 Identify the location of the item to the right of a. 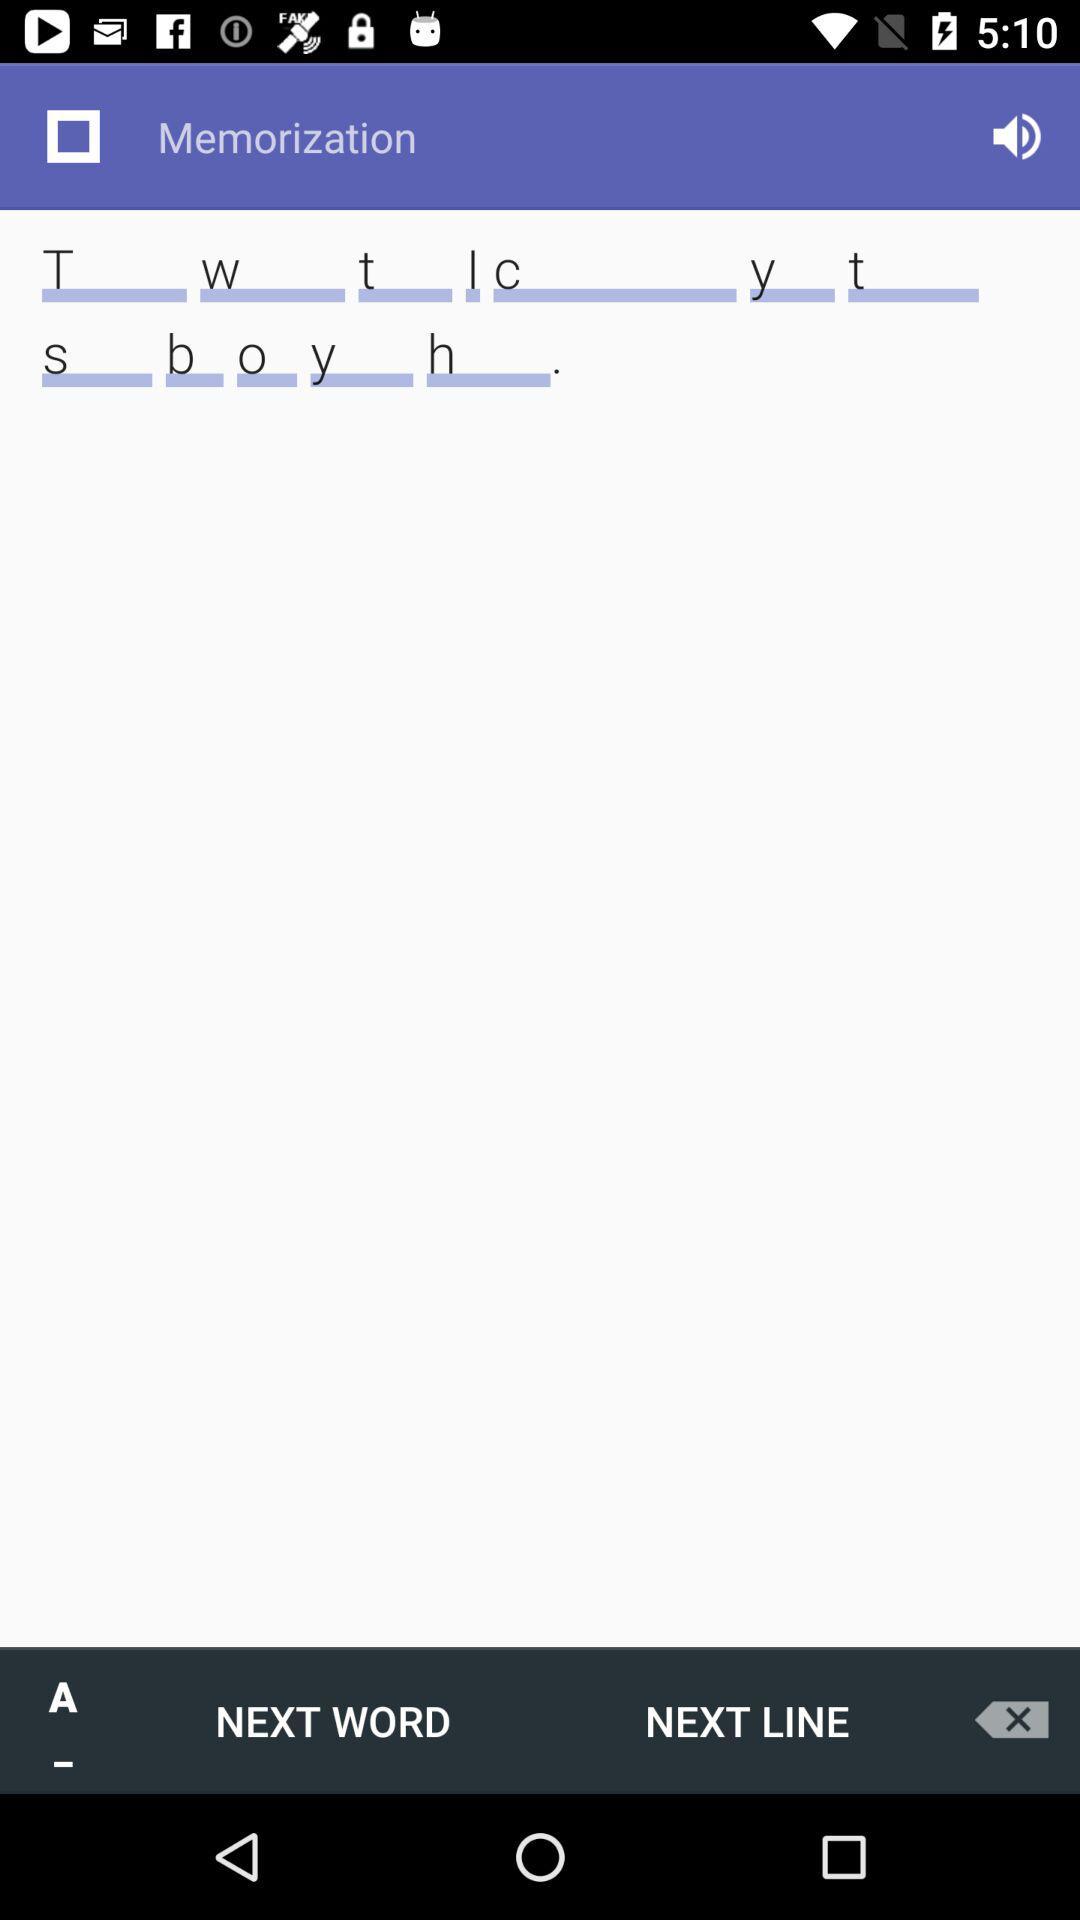
(331, 1719).